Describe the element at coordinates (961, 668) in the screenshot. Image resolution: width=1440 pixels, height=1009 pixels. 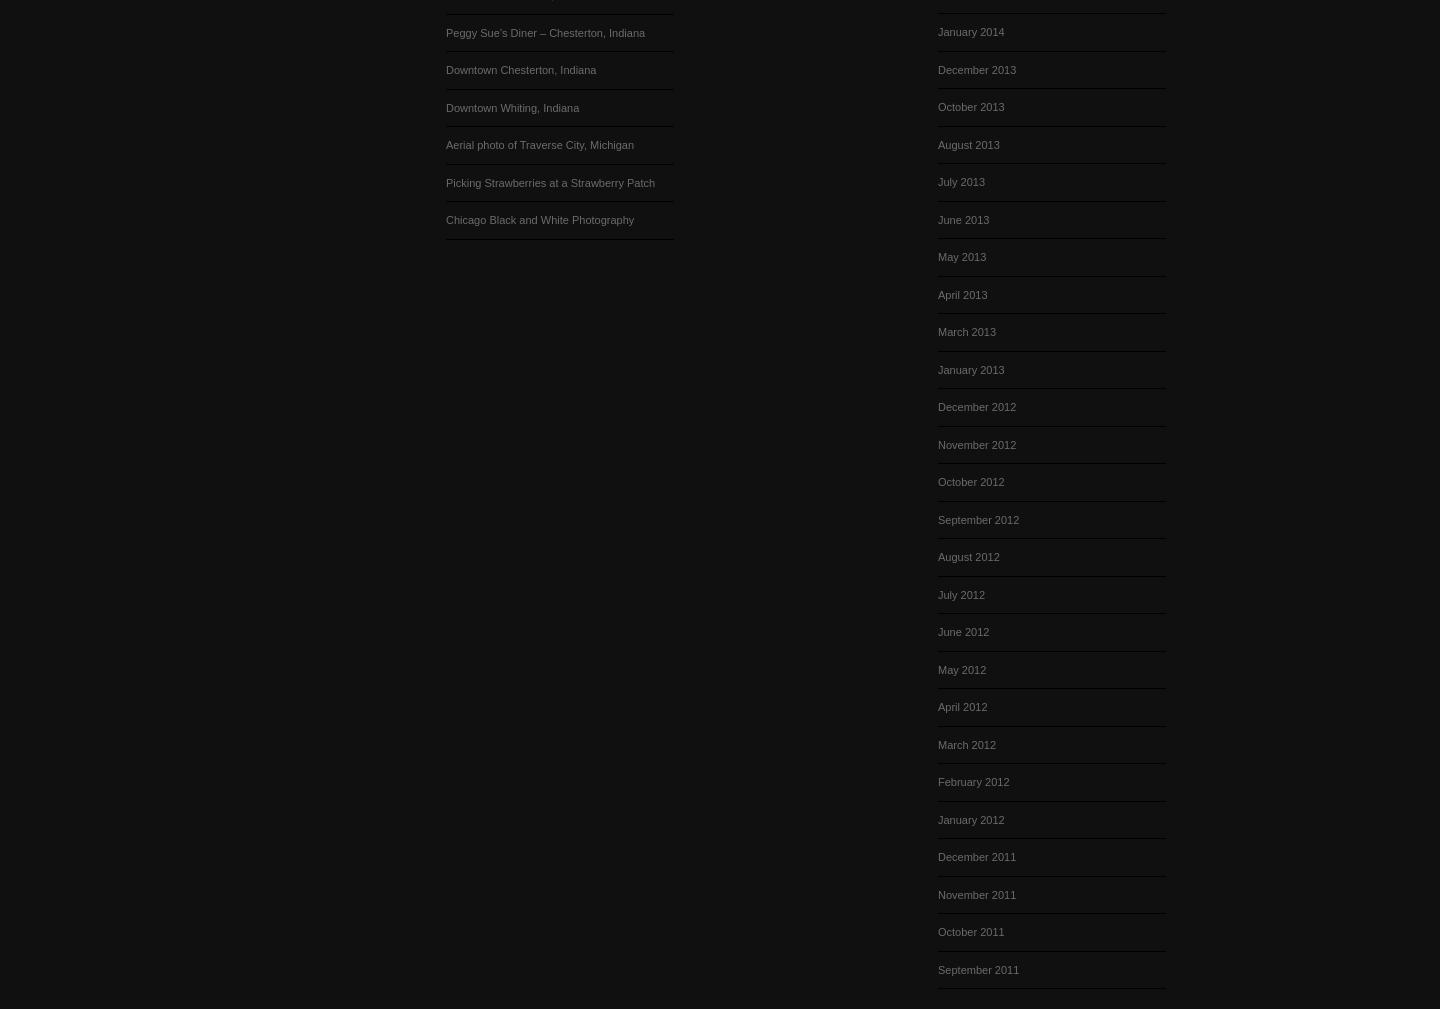
I see `'May 2012'` at that location.